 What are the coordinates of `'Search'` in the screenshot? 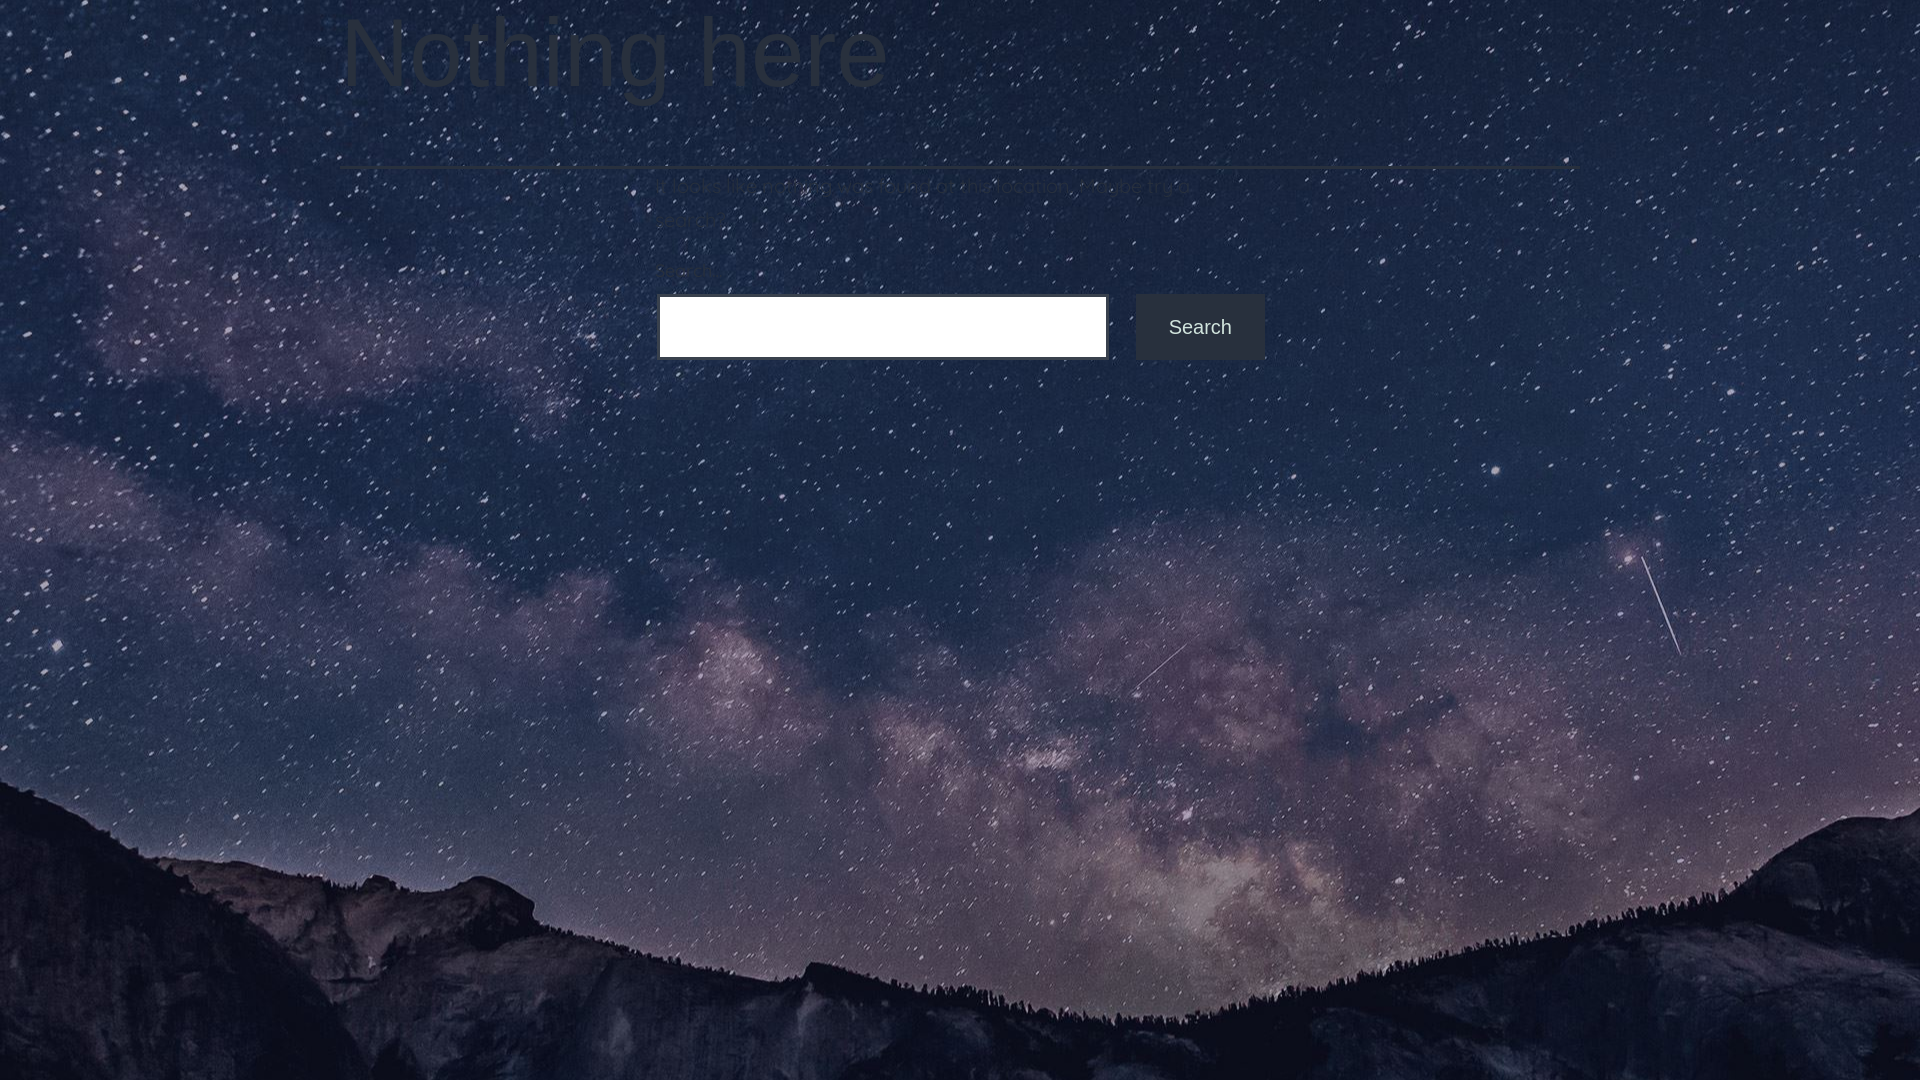 It's located at (1200, 326).